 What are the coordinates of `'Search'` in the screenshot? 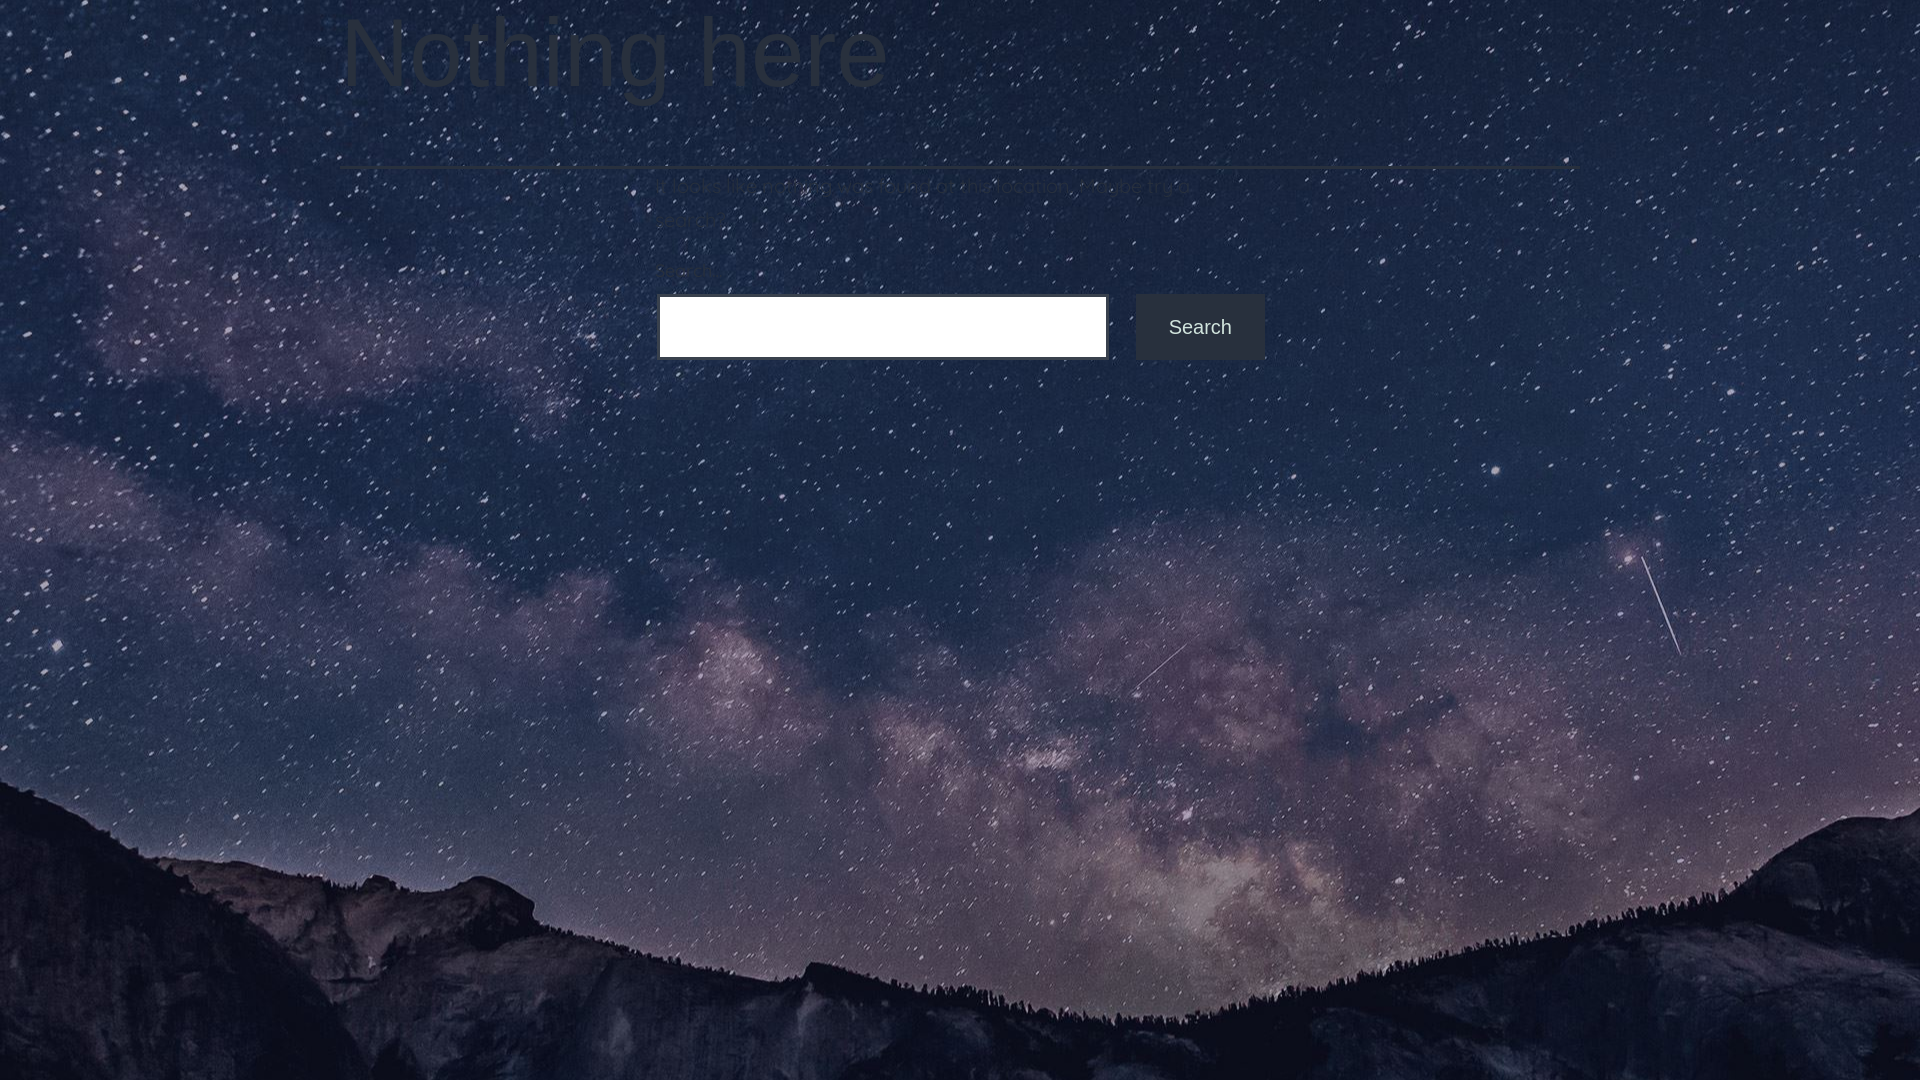 It's located at (1200, 326).